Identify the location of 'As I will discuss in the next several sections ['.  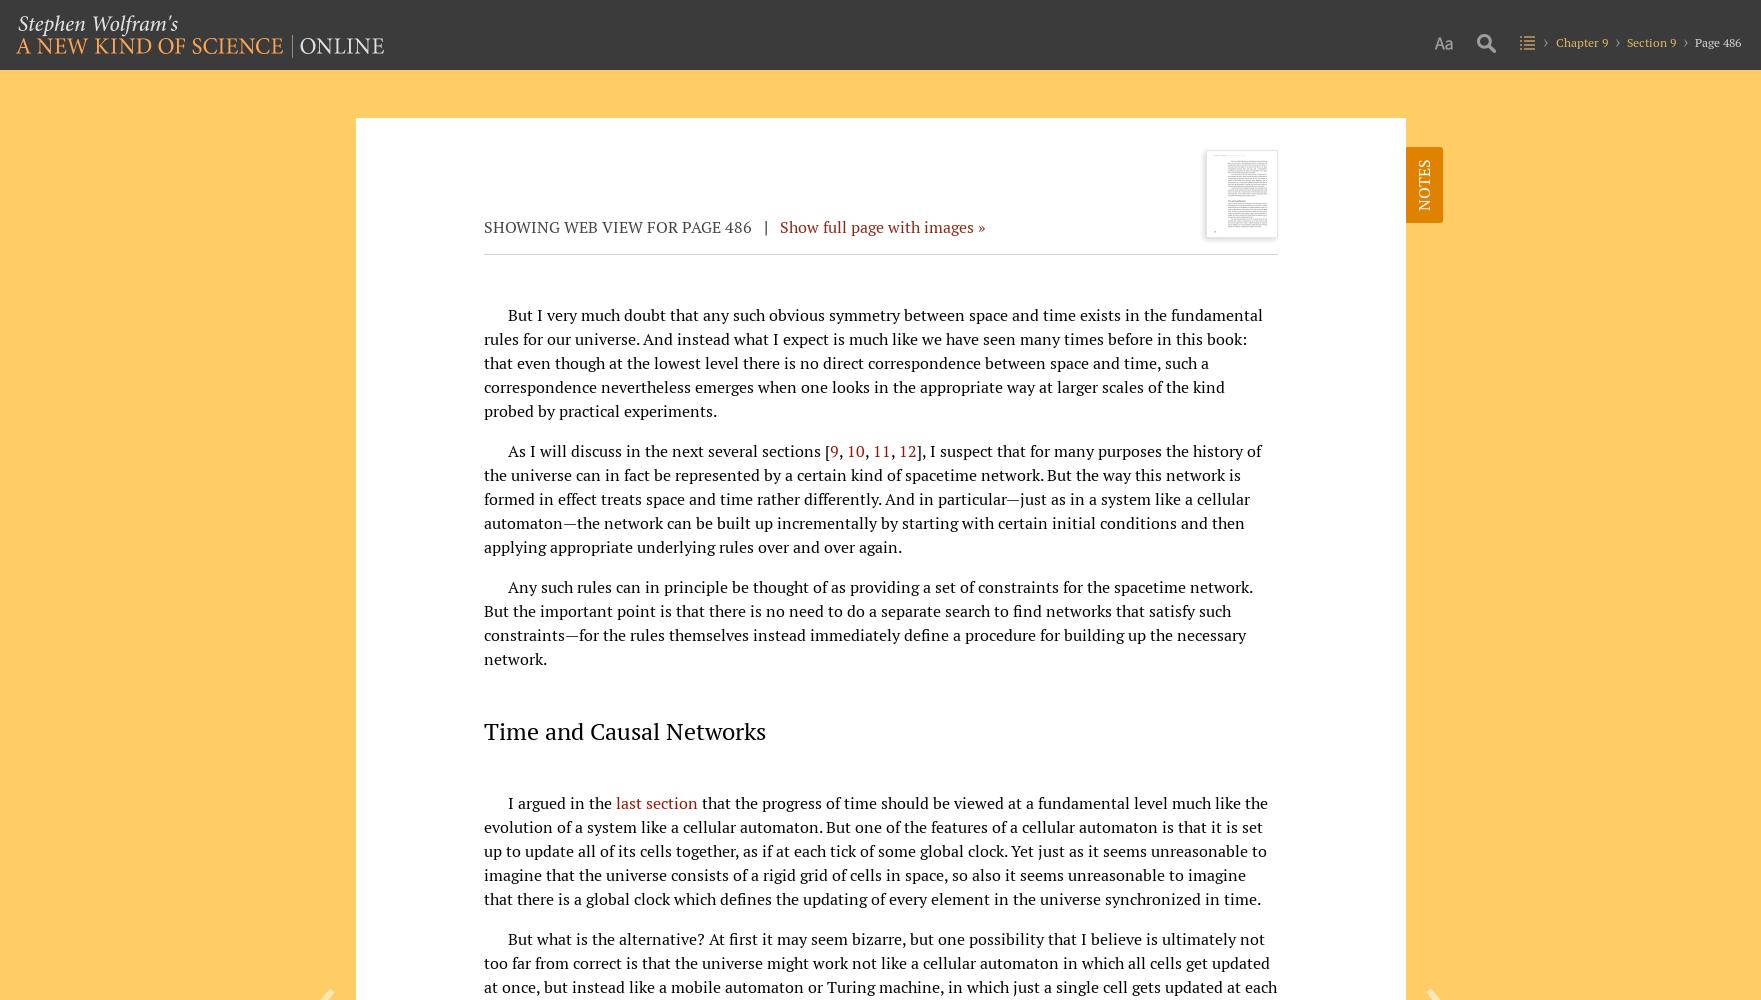
(667, 450).